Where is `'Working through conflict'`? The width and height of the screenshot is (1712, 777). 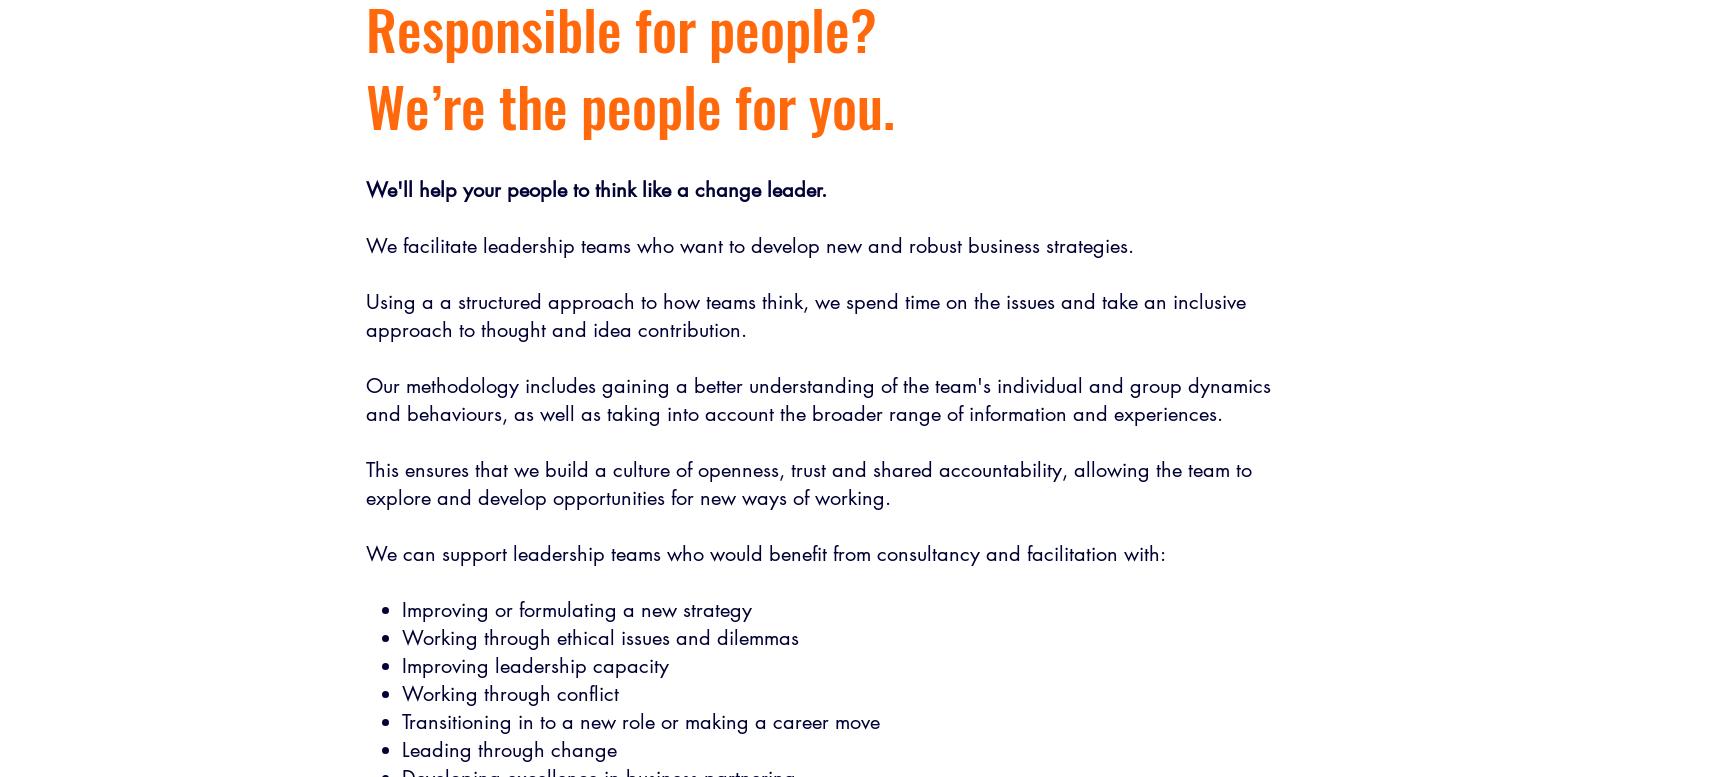
'Working through conflict' is located at coordinates (509, 694).